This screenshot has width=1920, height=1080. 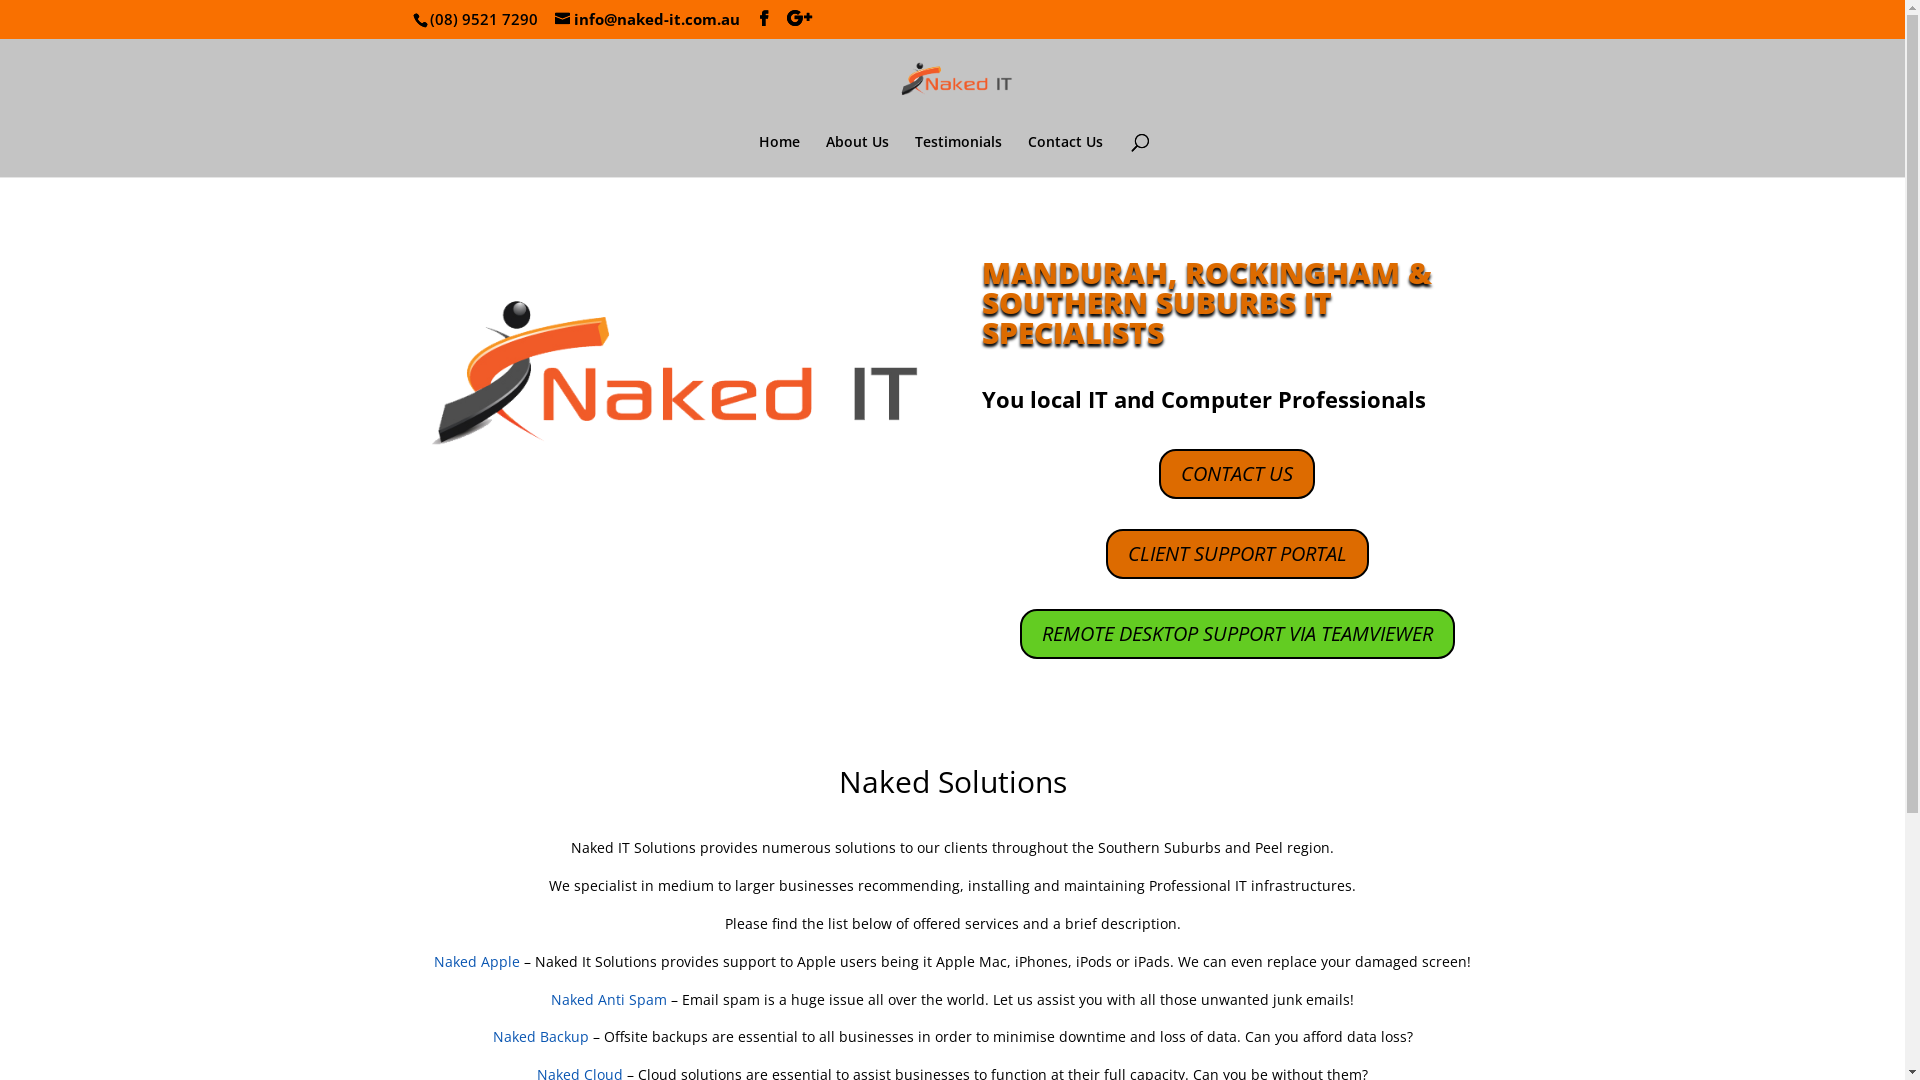 I want to click on 'Testimonials', so click(x=956, y=154).